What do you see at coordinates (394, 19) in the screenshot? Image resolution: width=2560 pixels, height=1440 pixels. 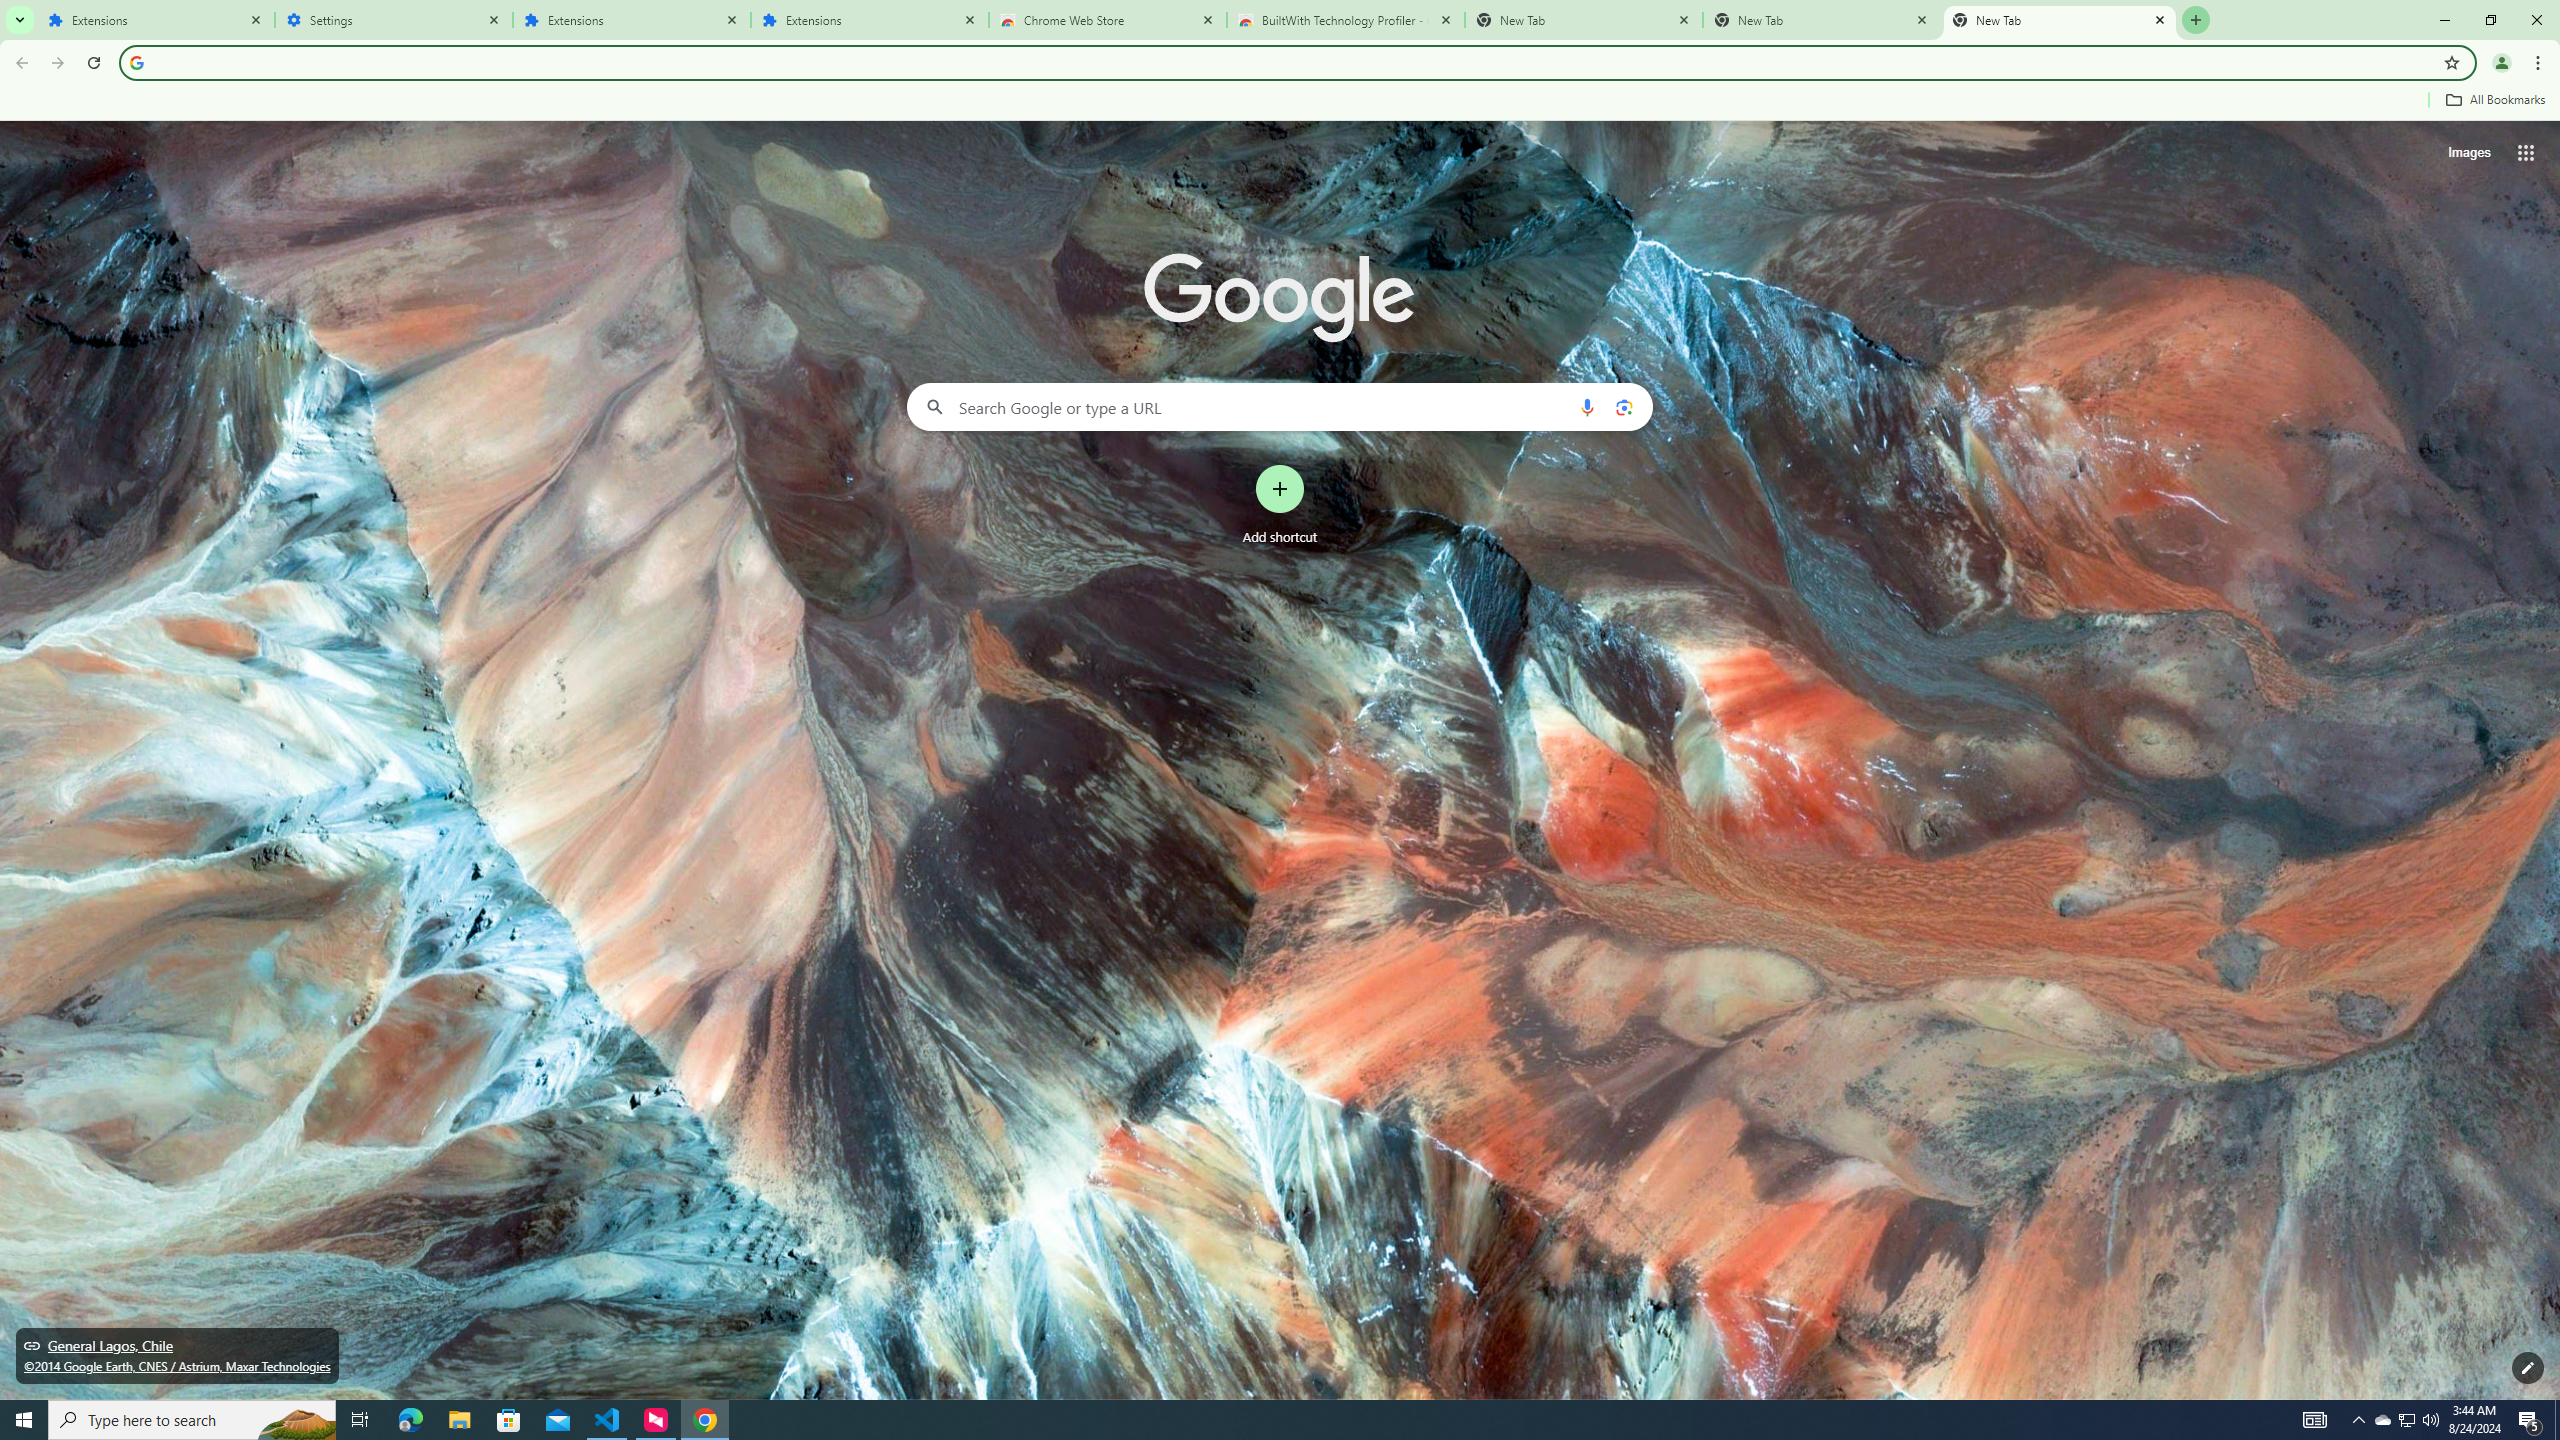 I see `'Settings'` at bounding box center [394, 19].